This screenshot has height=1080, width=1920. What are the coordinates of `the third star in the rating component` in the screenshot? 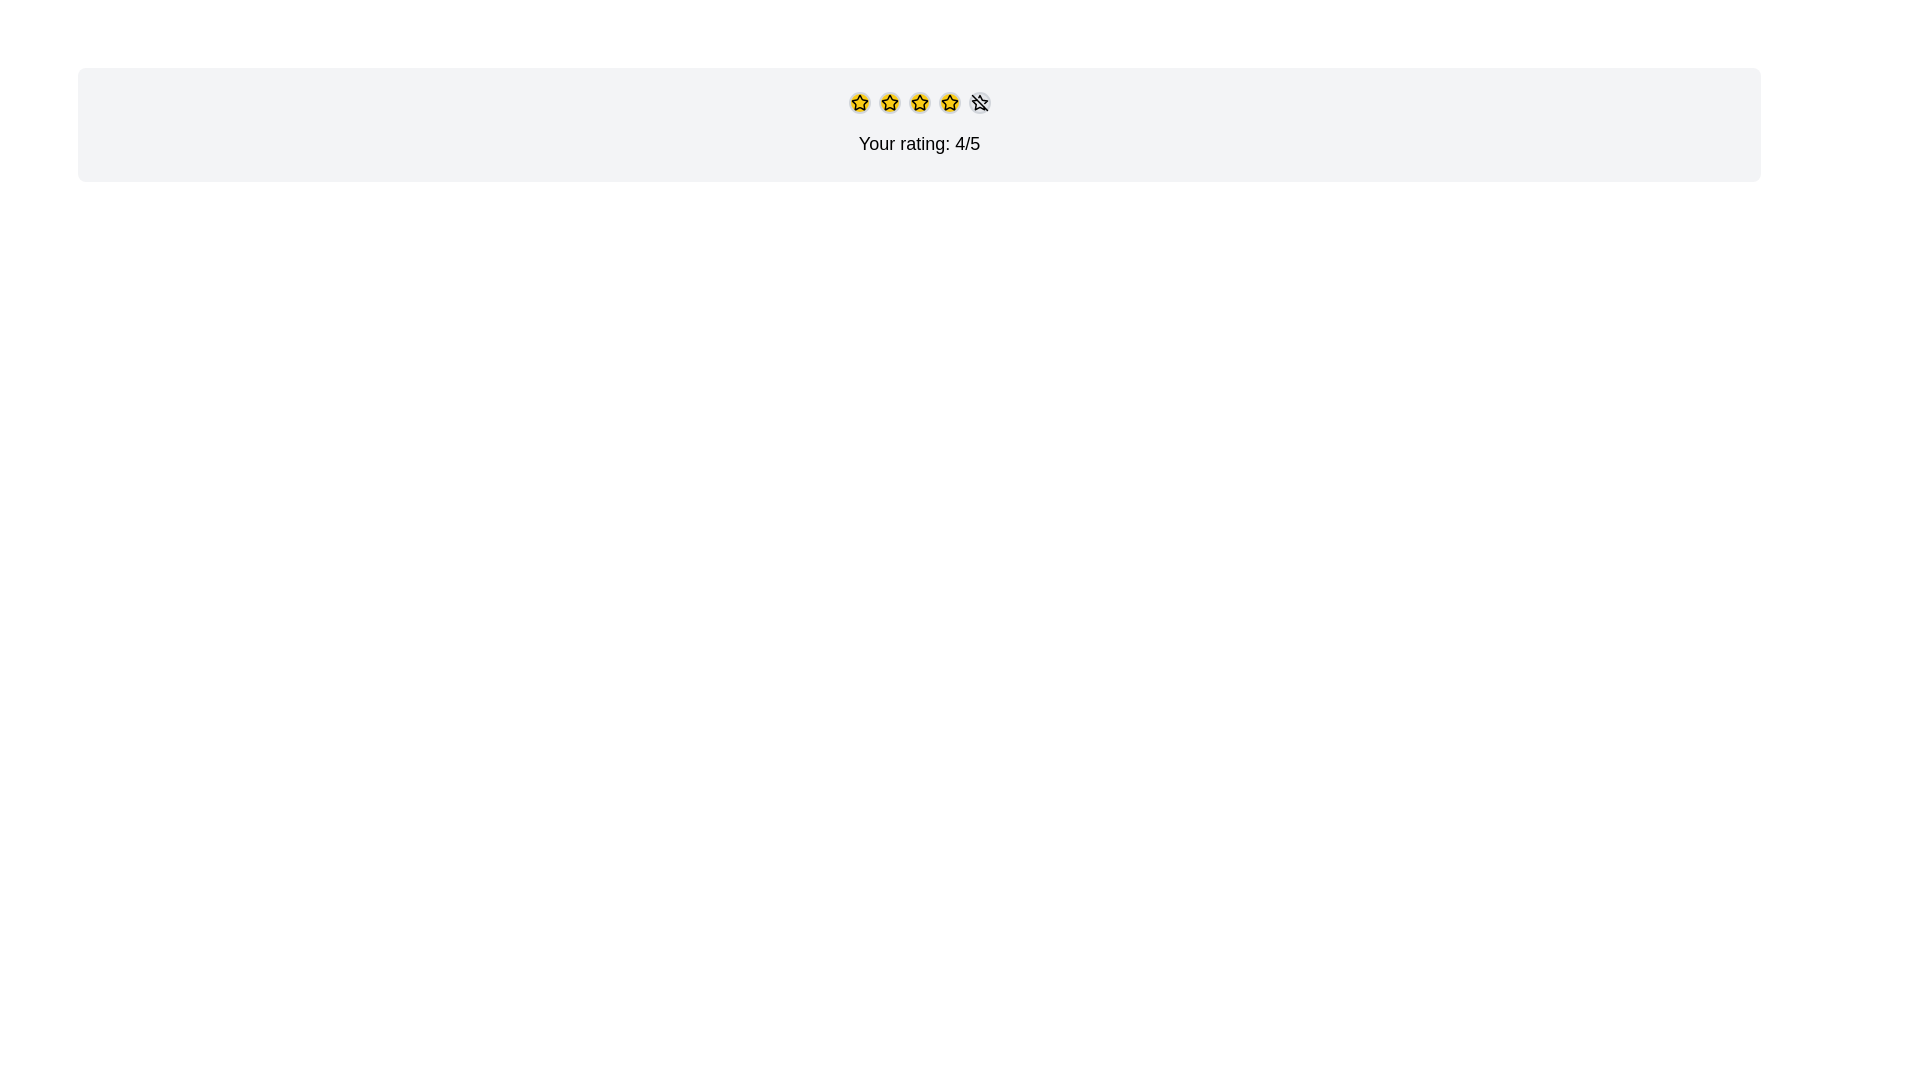 It's located at (948, 101).